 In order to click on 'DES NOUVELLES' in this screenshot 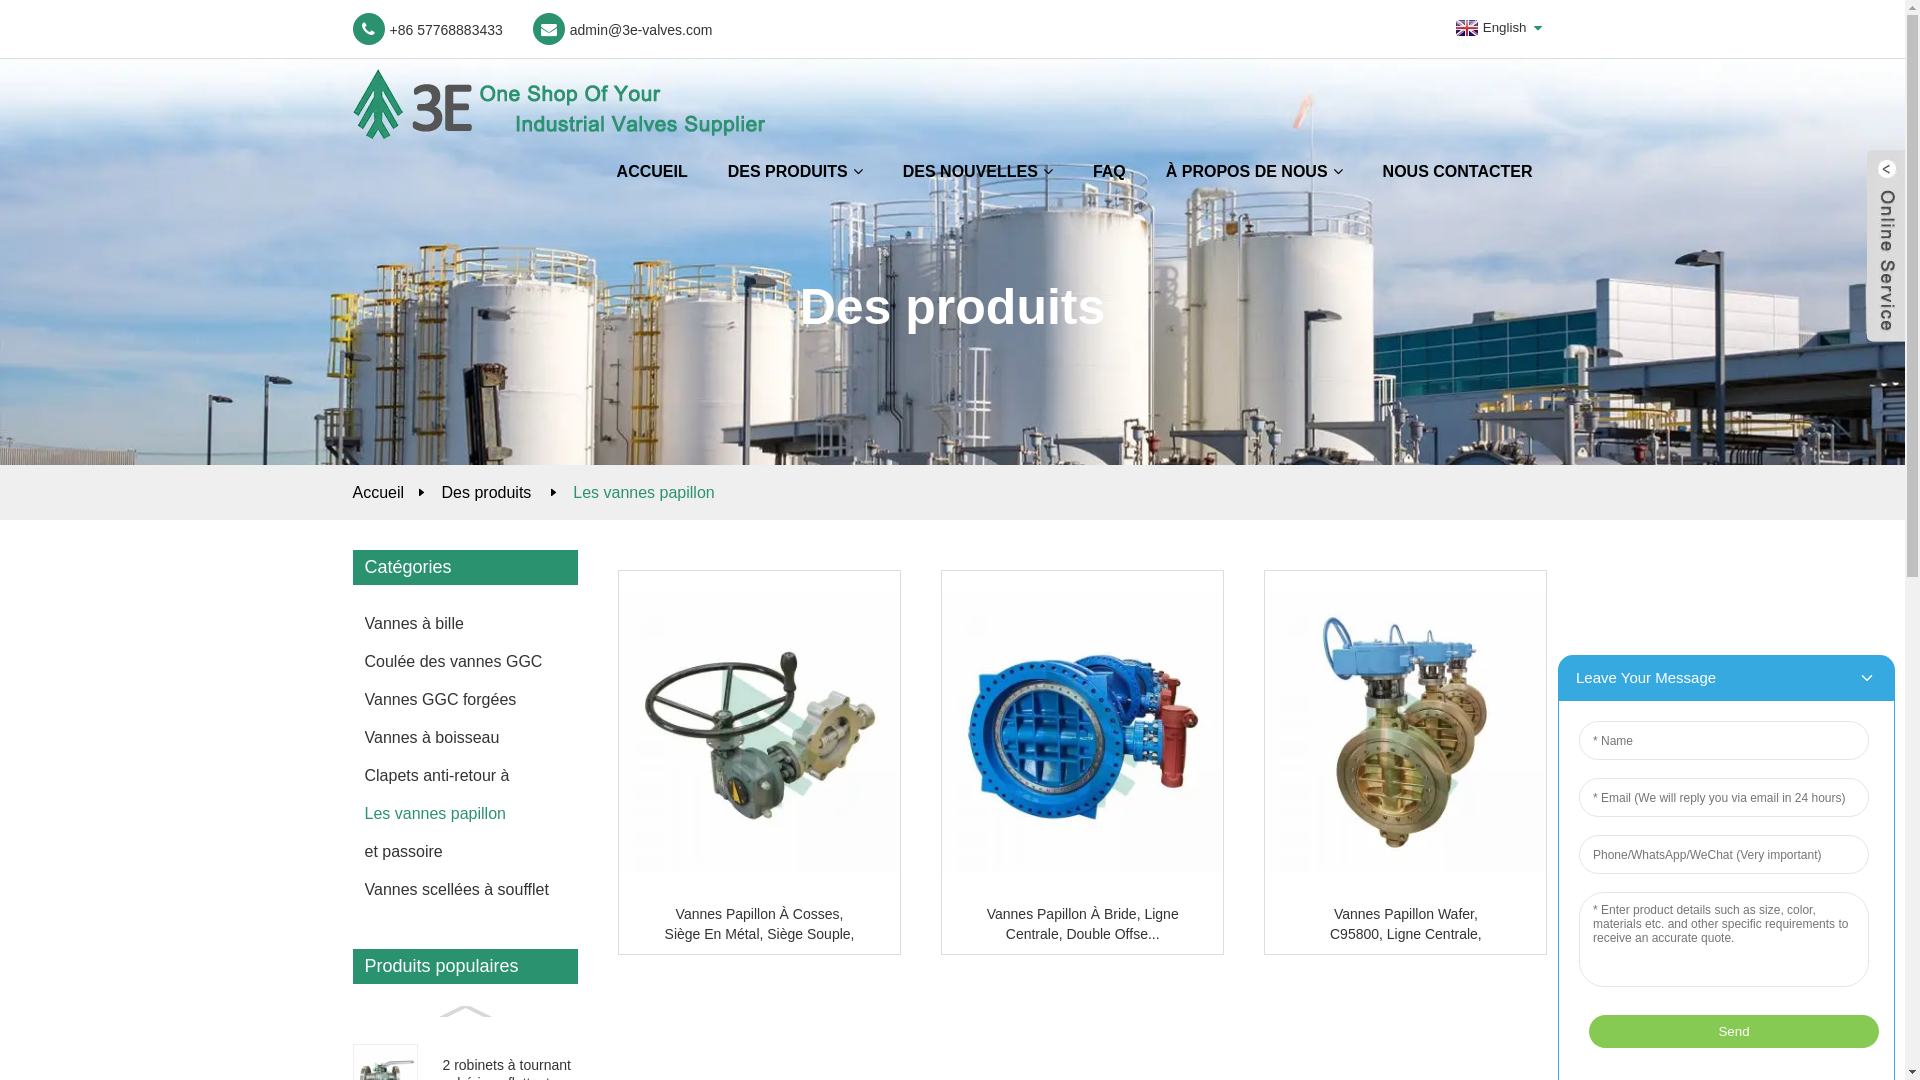, I will do `click(978, 170)`.